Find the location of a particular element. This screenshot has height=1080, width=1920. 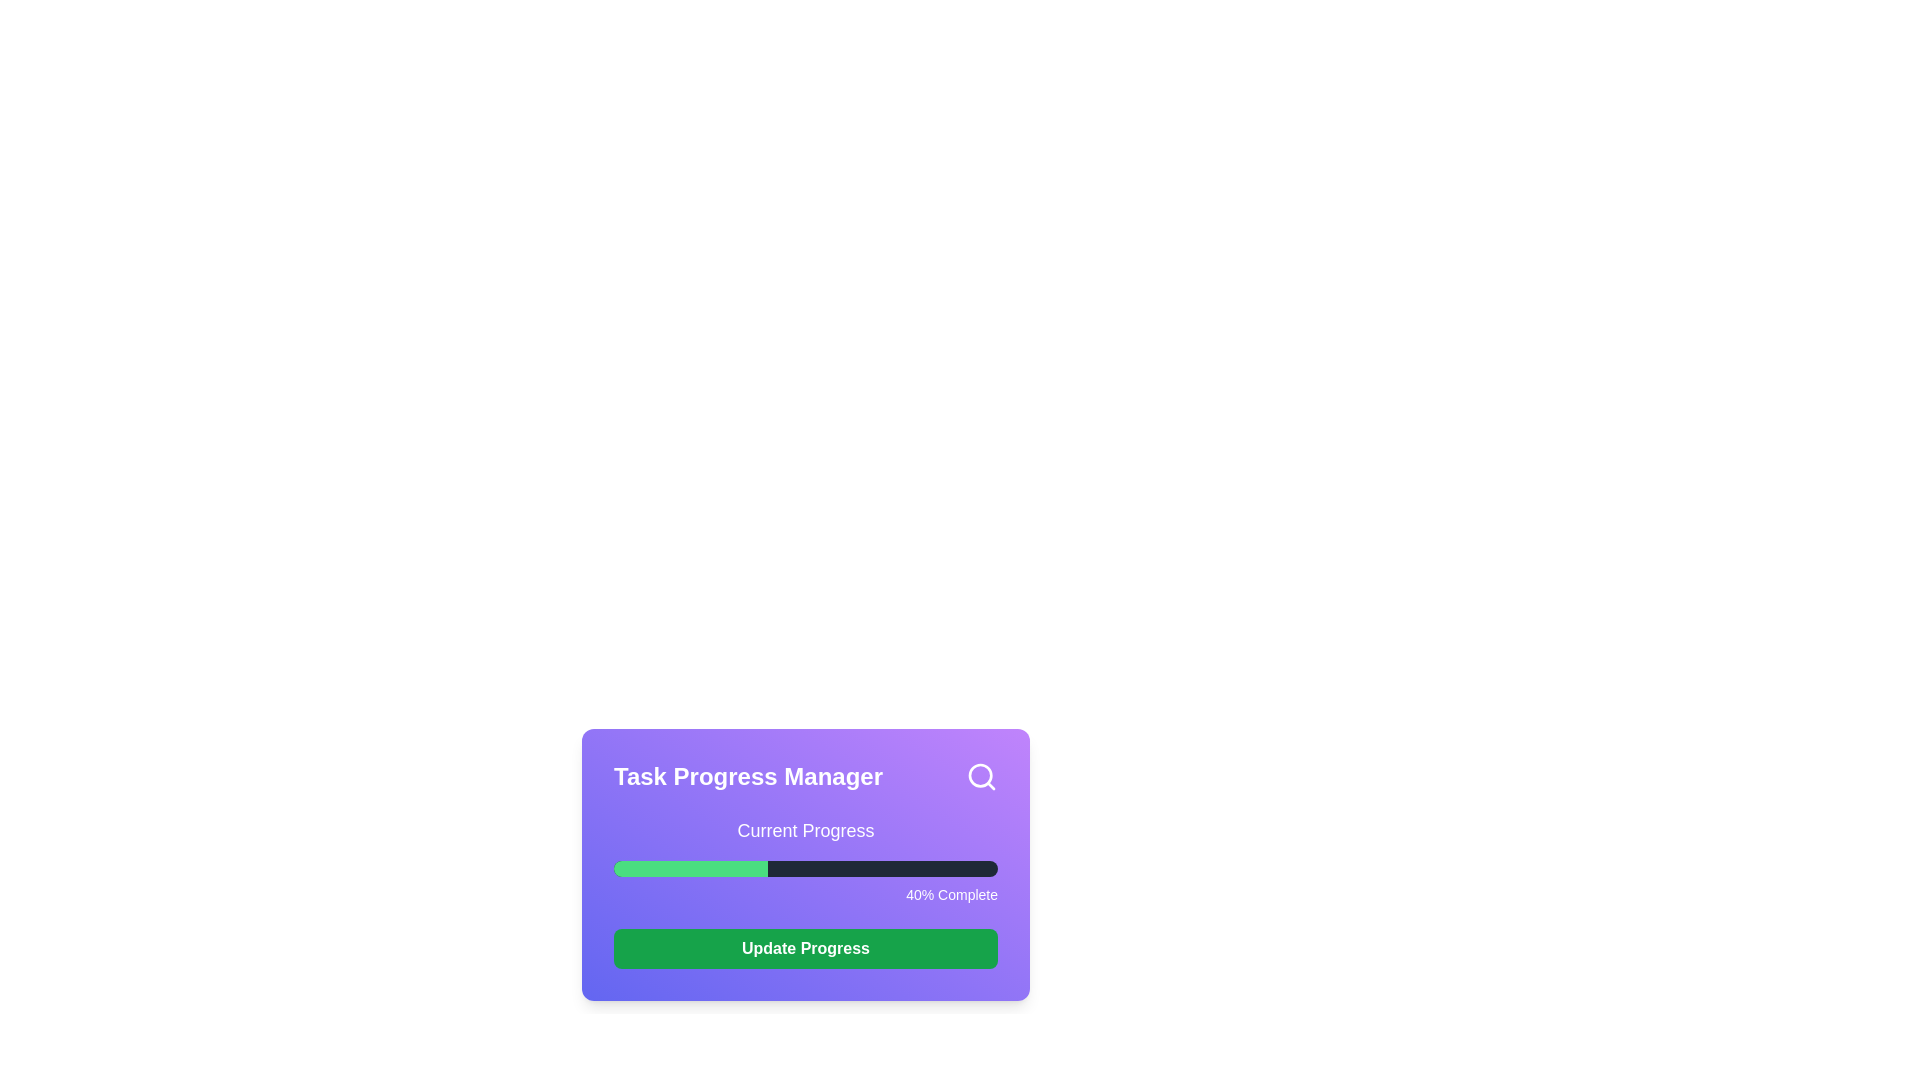

the progress information displayed on the progress bar that visually represents the completion percentage of a task, currently at 40%, located centrally below the 'Current Progress' heading is located at coordinates (806, 863).